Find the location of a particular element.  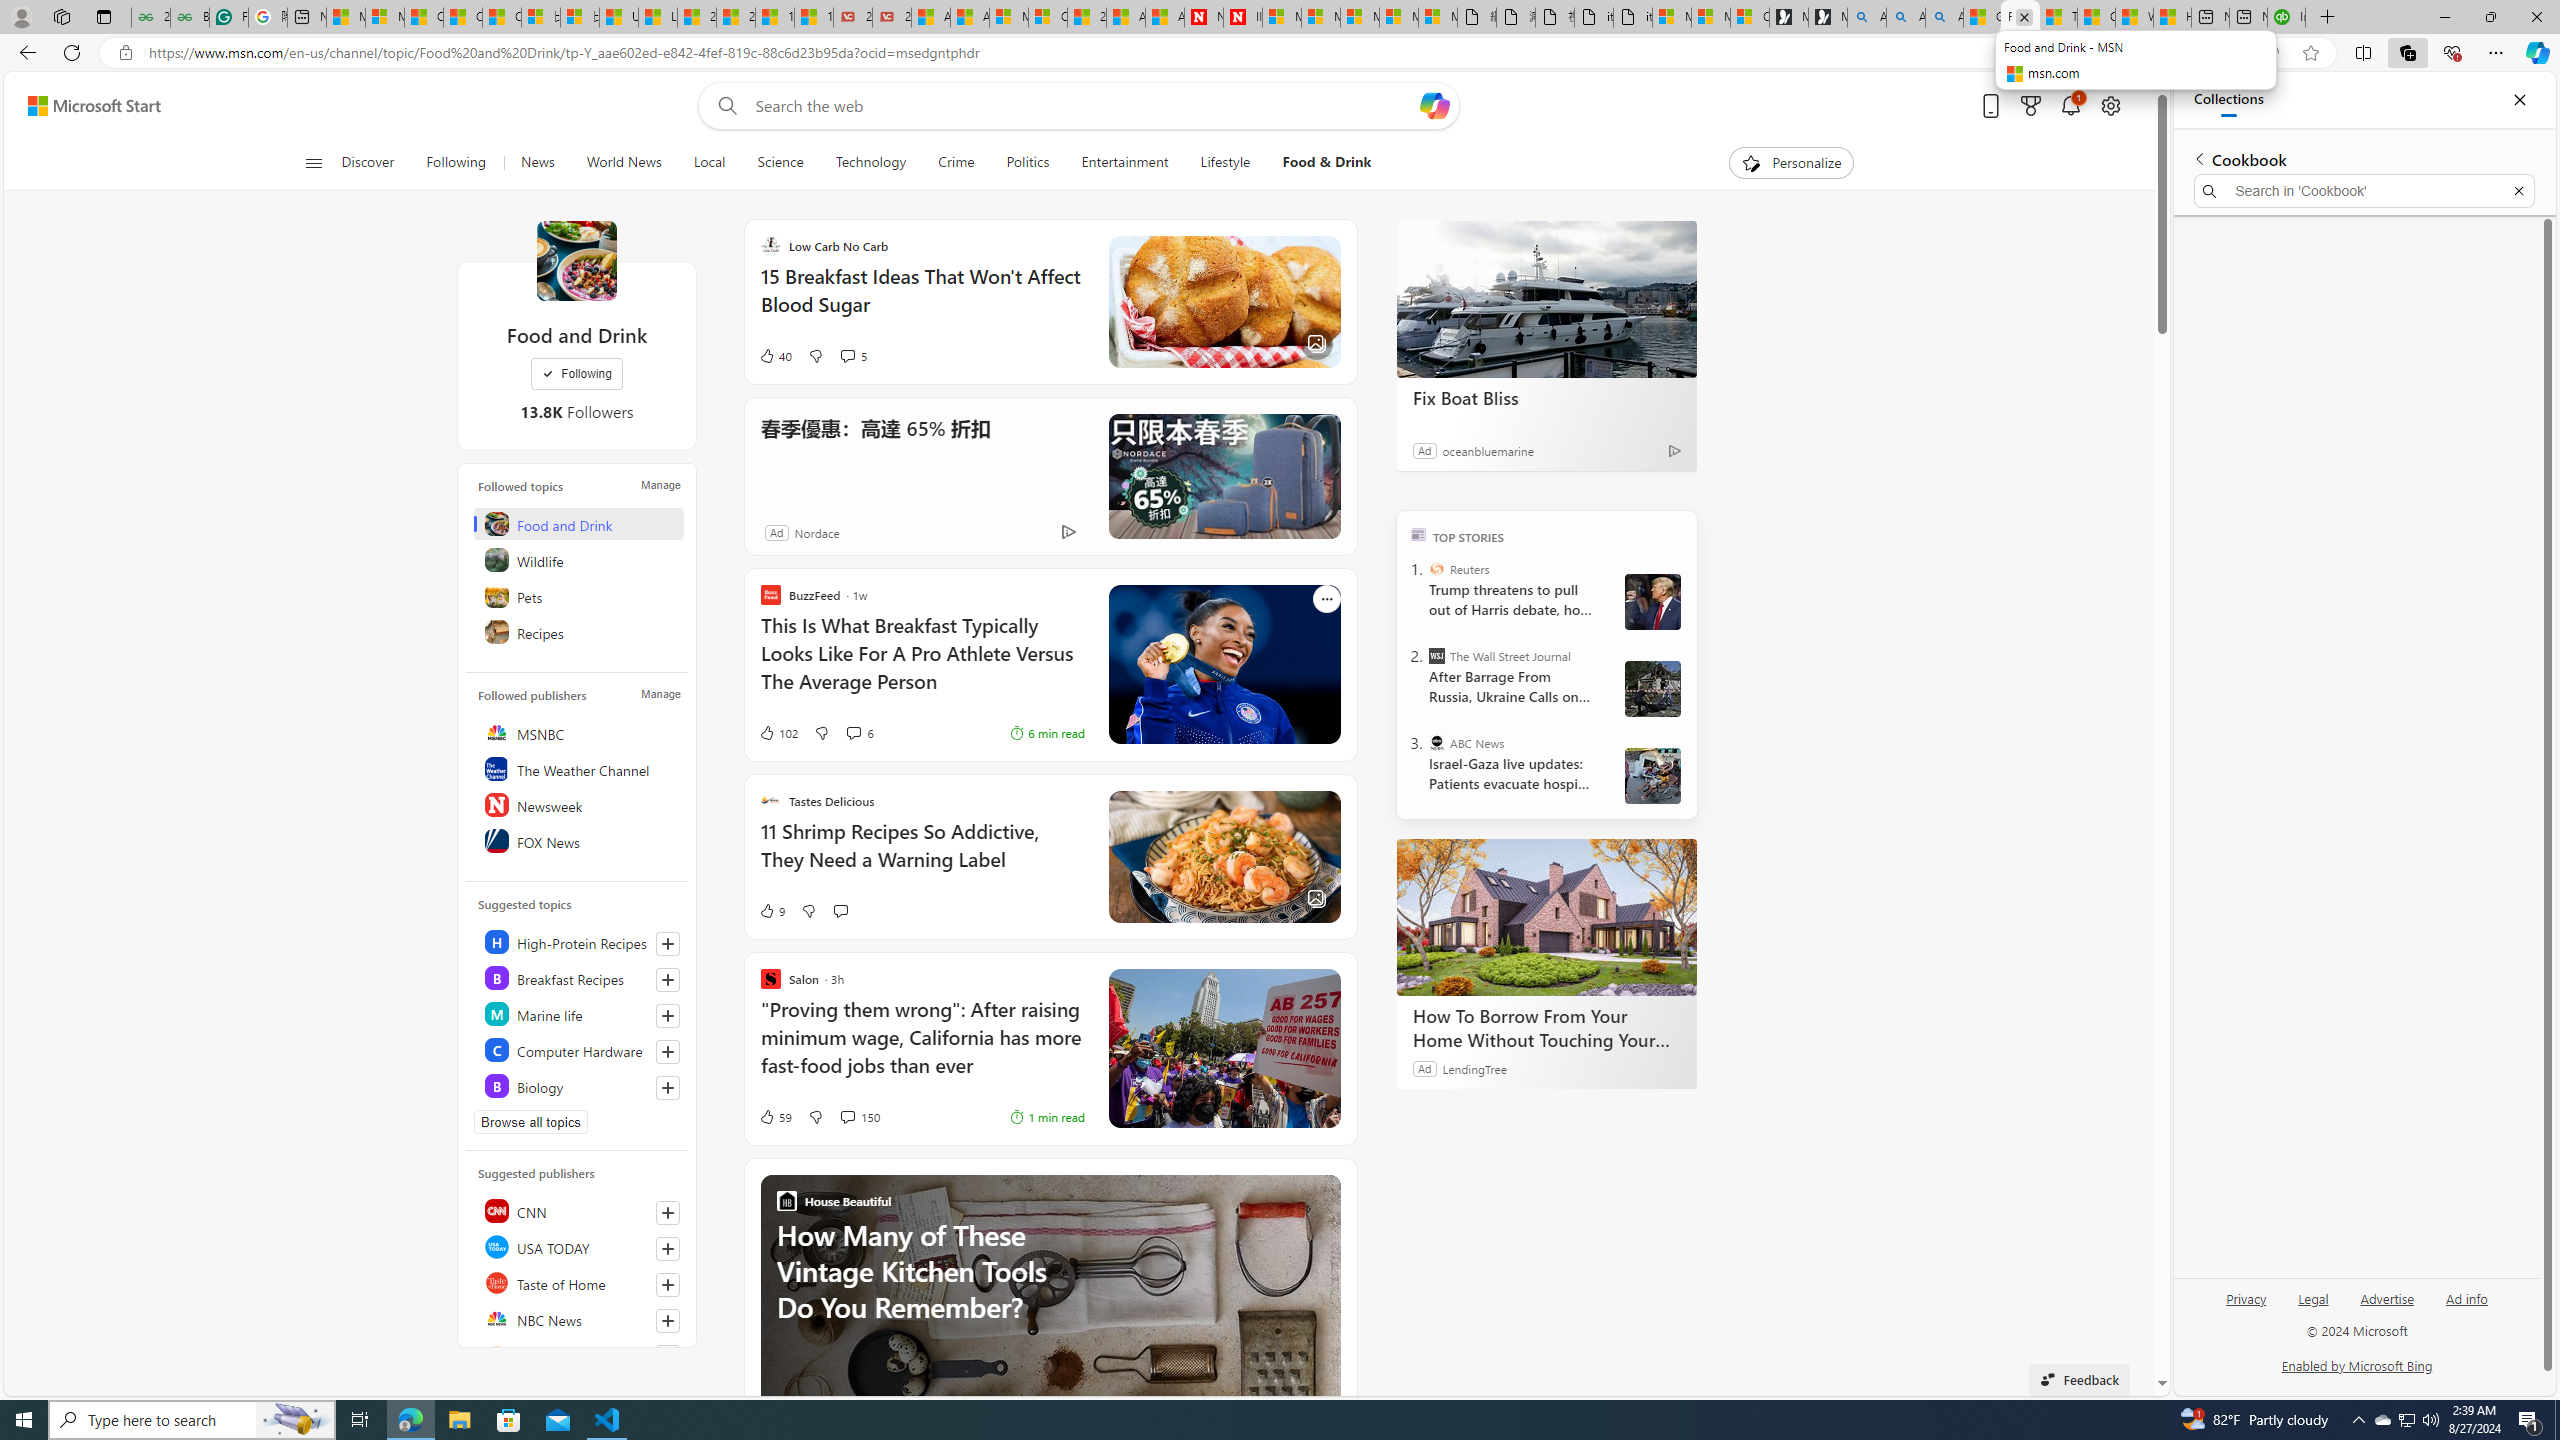

'59 Like' is located at coordinates (774, 1115).